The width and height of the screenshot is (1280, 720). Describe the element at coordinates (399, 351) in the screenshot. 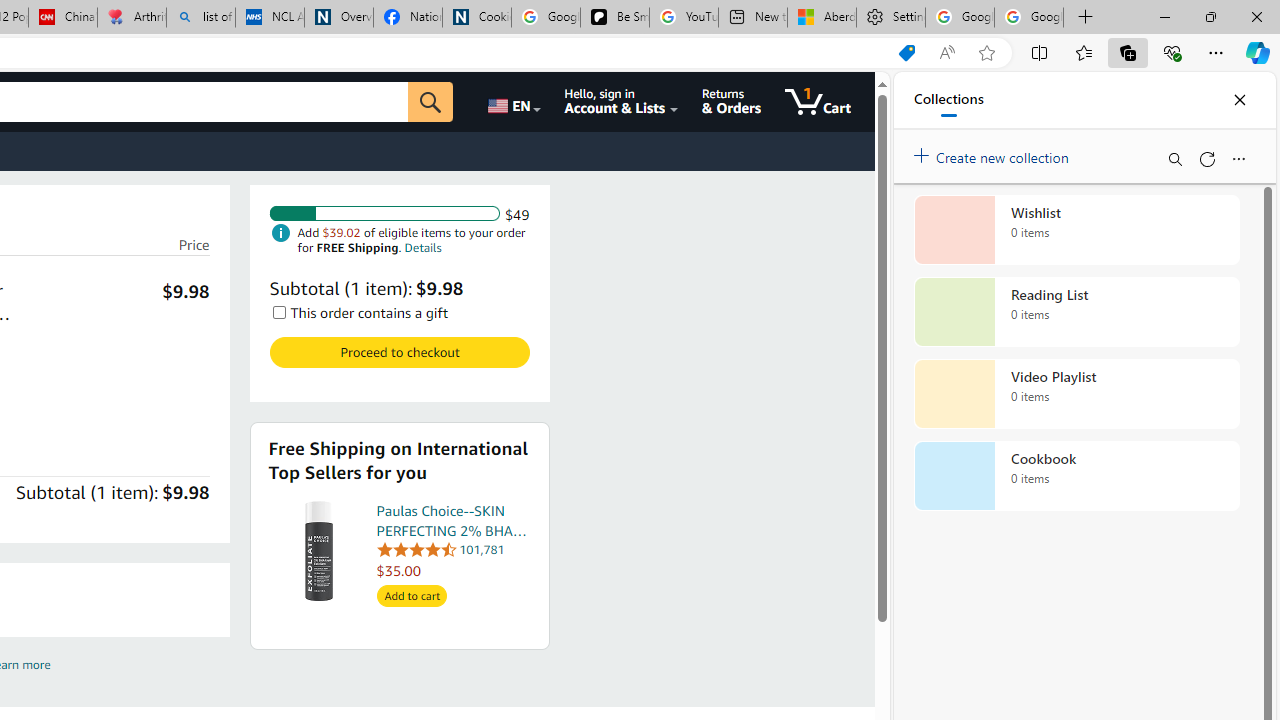

I see `'Proceed to checkout Check out Amazon Cart '` at that location.